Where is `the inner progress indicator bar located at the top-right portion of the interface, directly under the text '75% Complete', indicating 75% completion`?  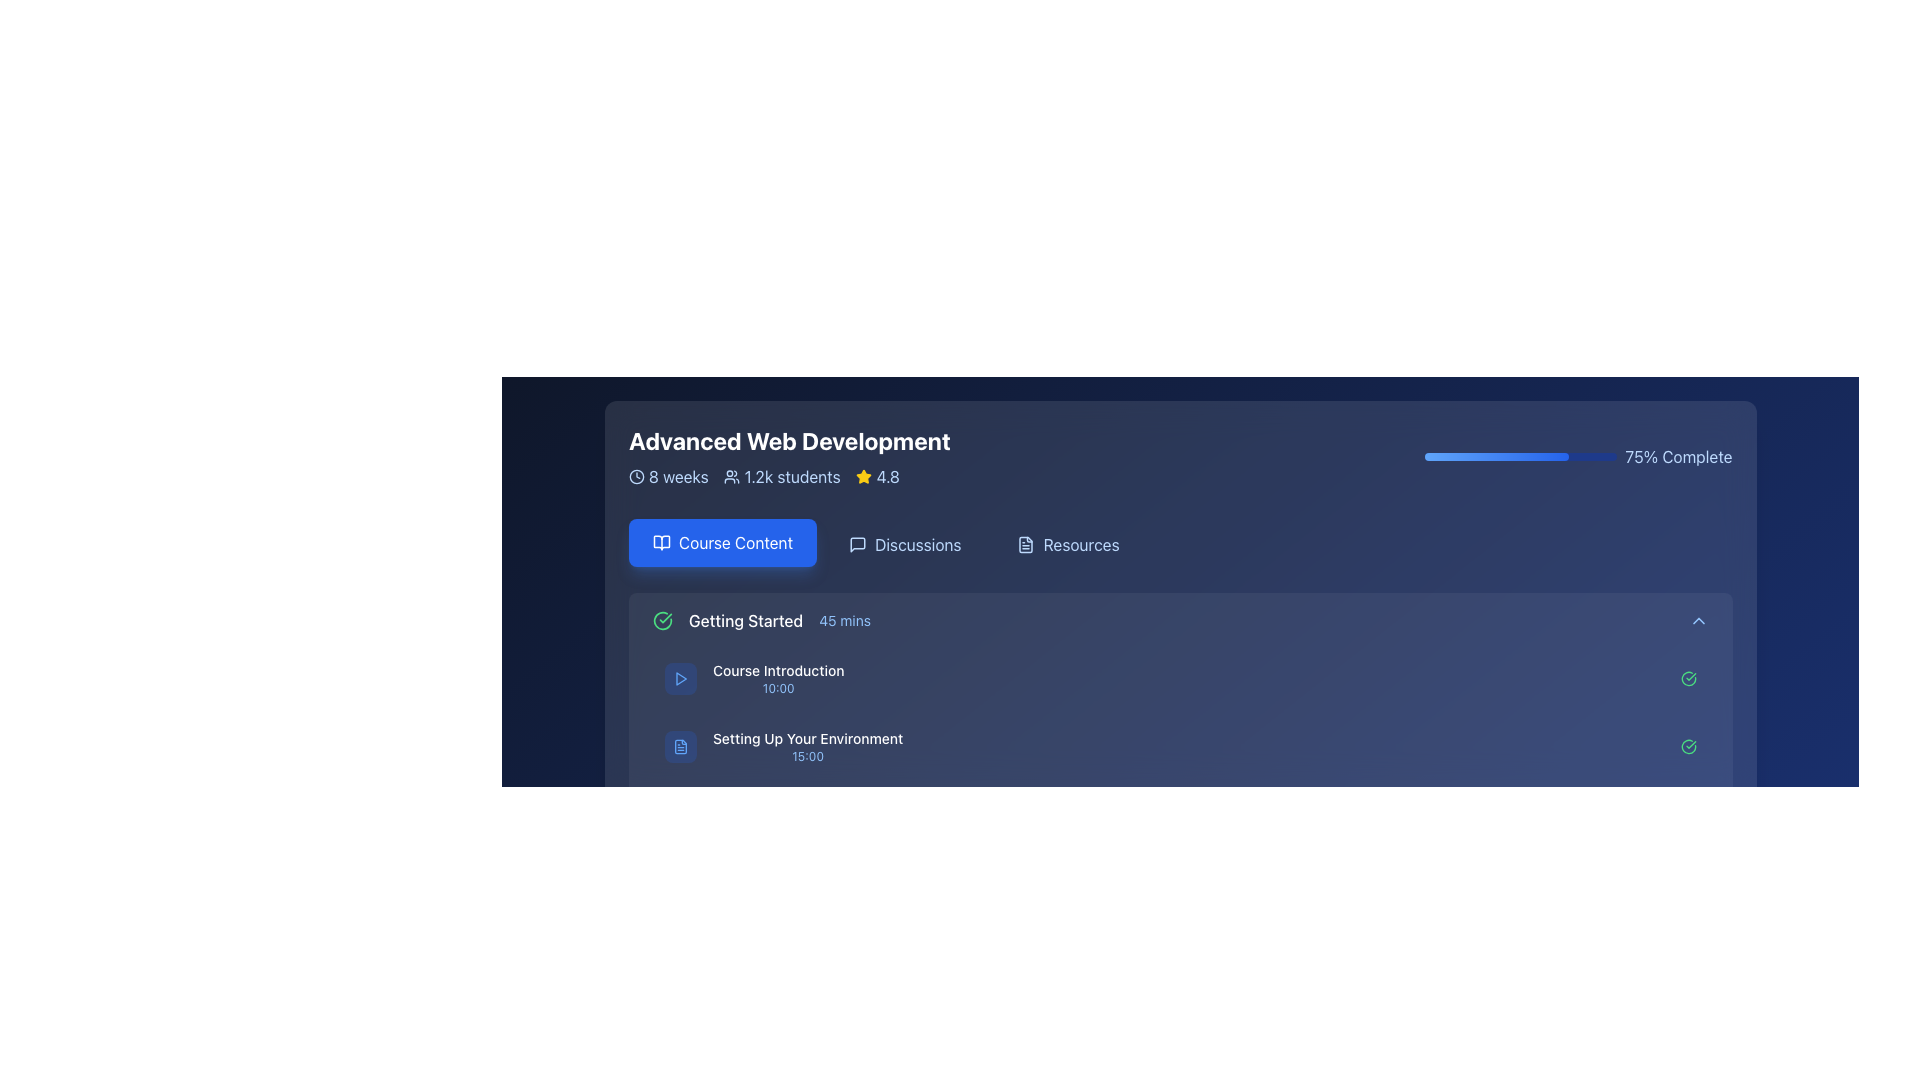
the inner progress indicator bar located at the top-right portion of the interface, directly under the text '75% Complete', indicating 75% completion is located at coordinates (1497, 456).